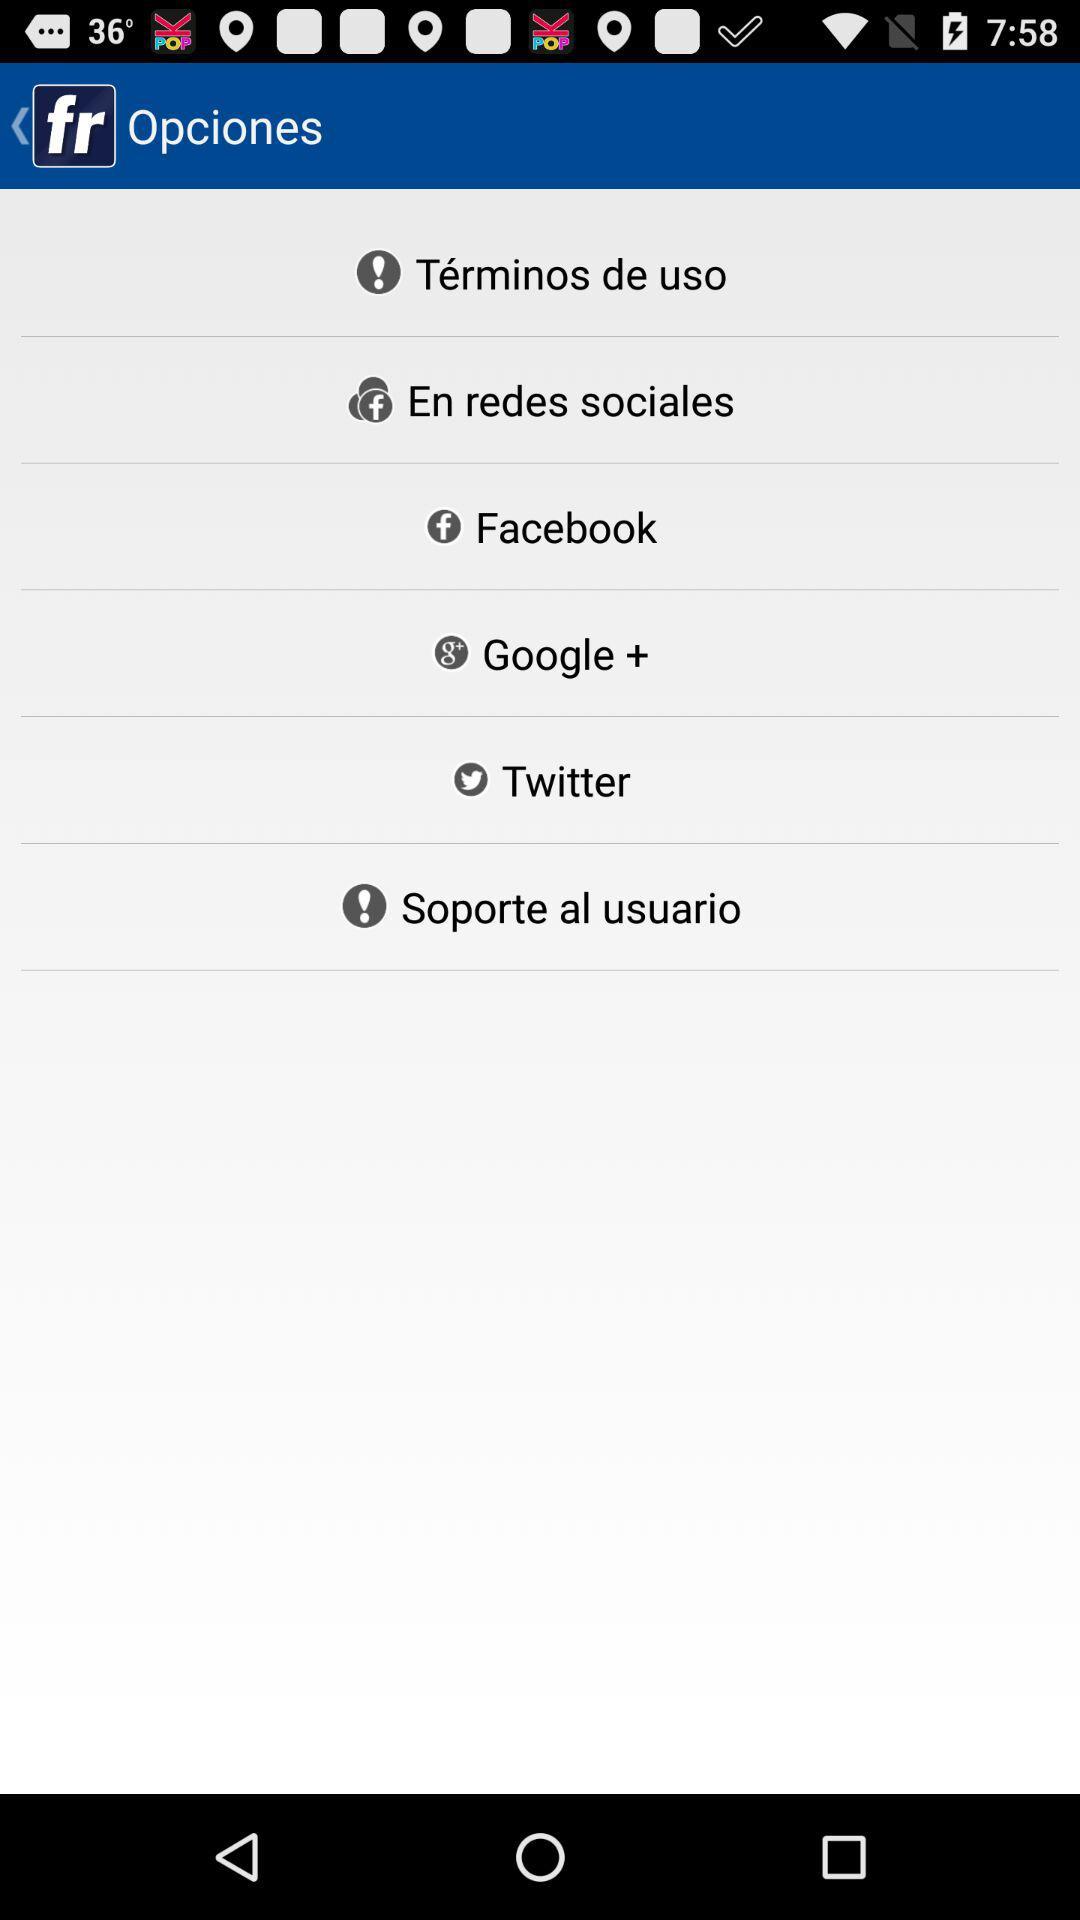 The image size is (1080, 1920). Describe the element at coordinates (540, 778) in the screenshot. I see `the twitter item` at that location.